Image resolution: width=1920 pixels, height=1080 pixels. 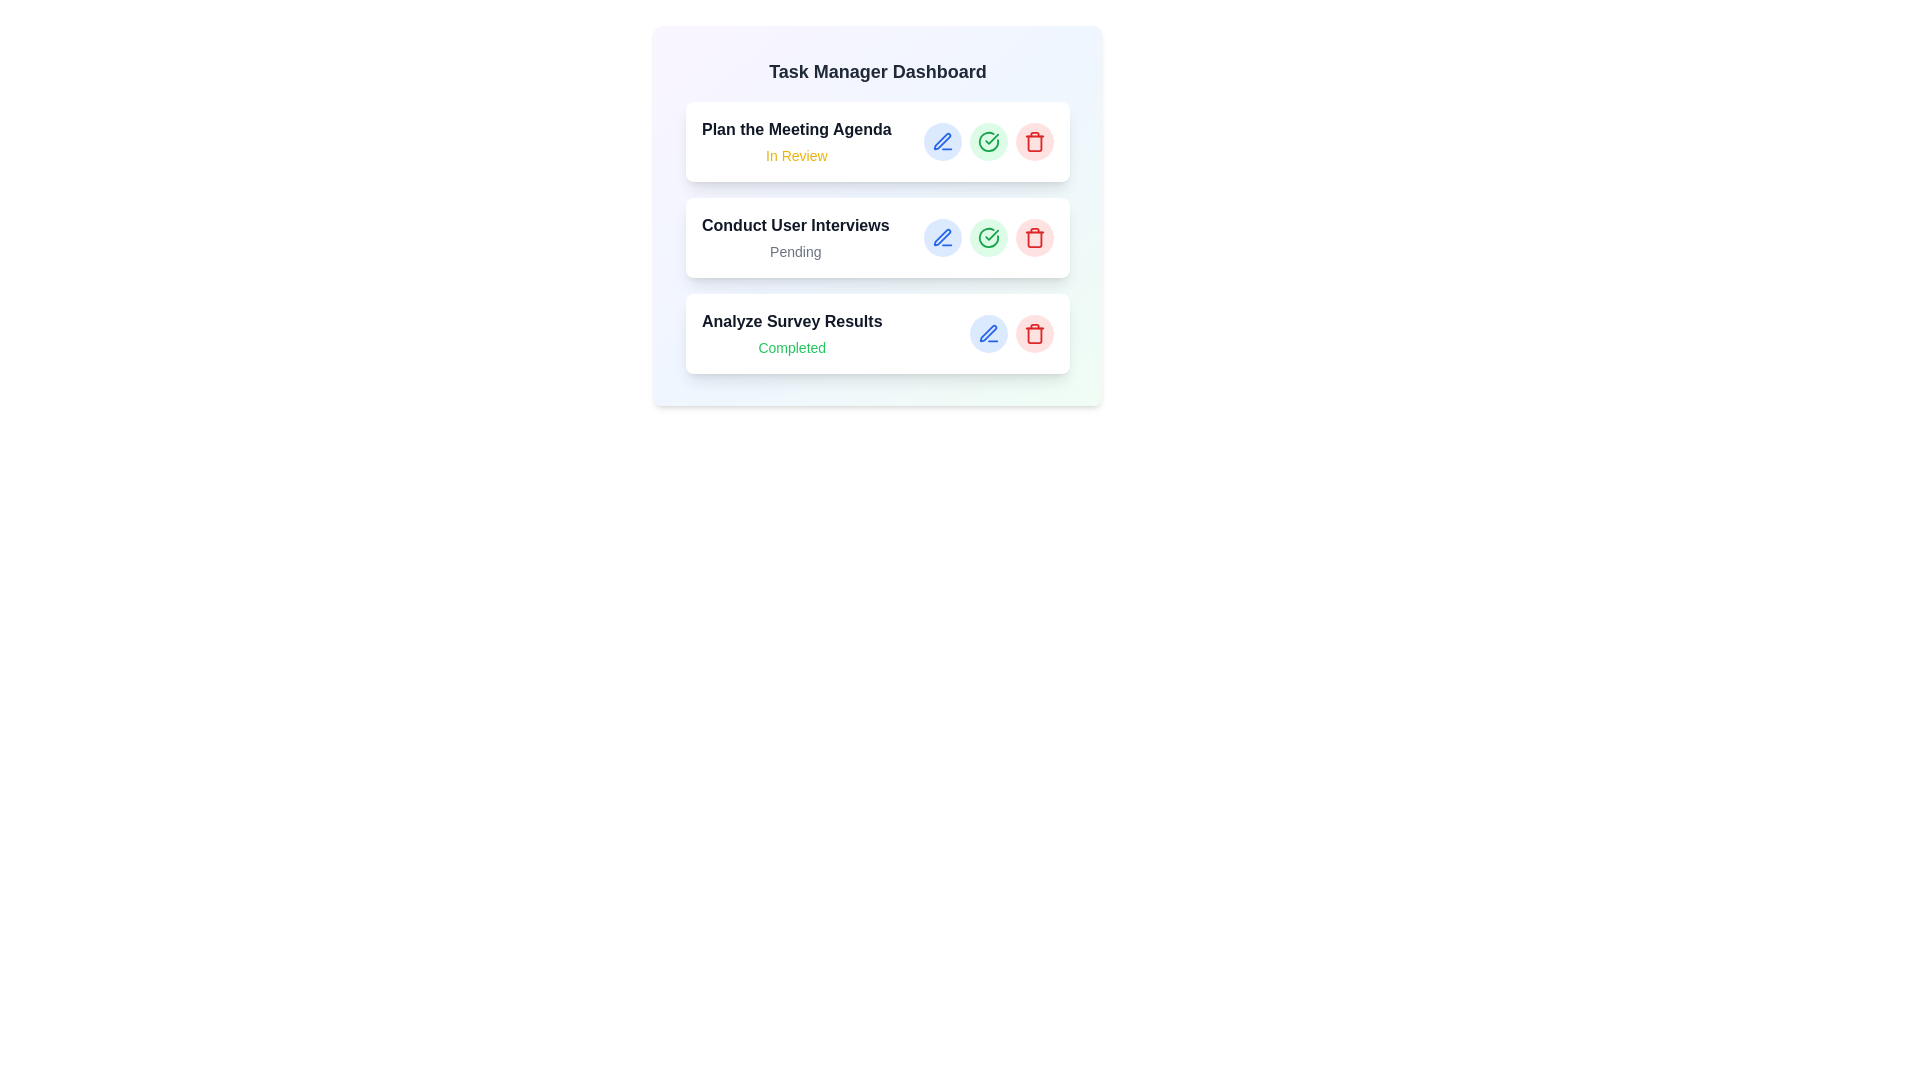 I want to click on the task titled 'Conduct User Interviews' to view additional details, so click(x=878, y=237).